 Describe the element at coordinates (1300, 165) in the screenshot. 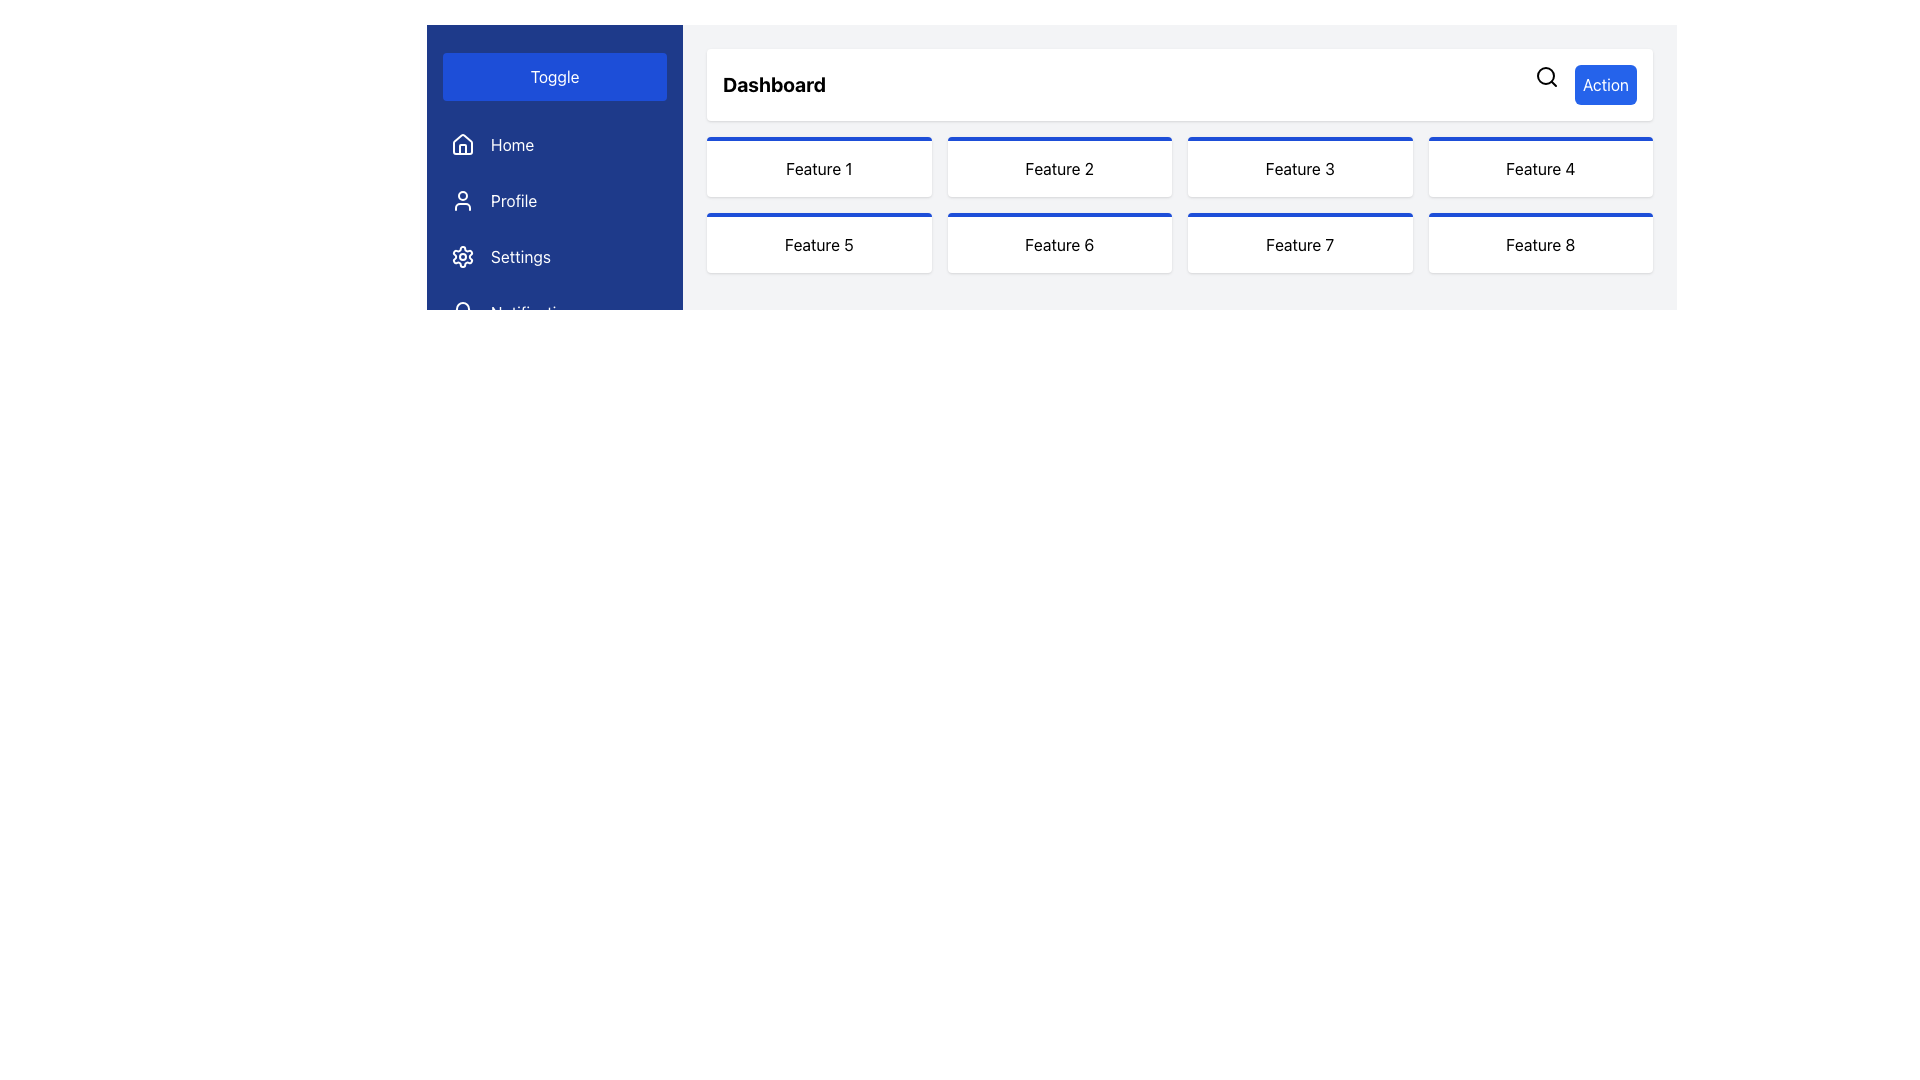

I see `the 'Feature 3' button-like UI element which is a rectangular component with a white background, rounded corners, and a blue border on top` at that location.